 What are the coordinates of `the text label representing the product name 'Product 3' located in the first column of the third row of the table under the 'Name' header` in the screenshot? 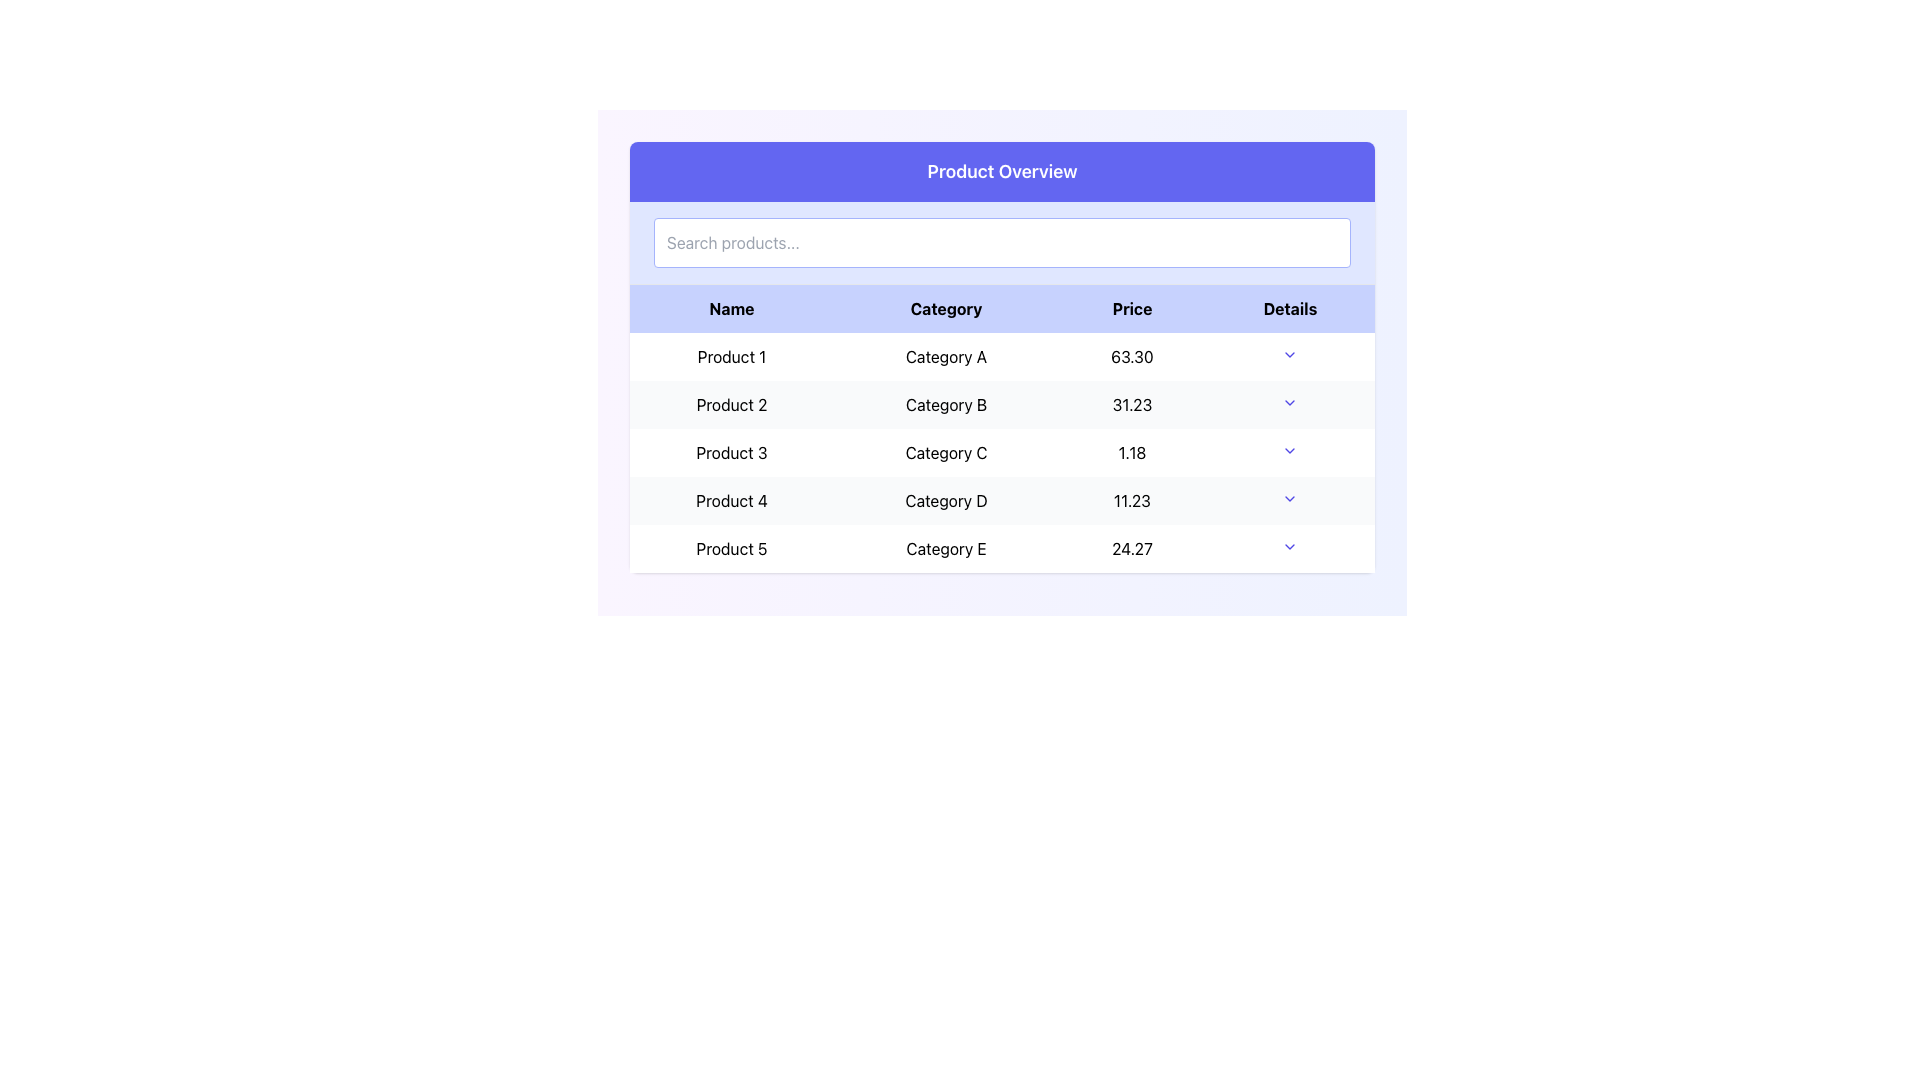 It's located at (731, 452).